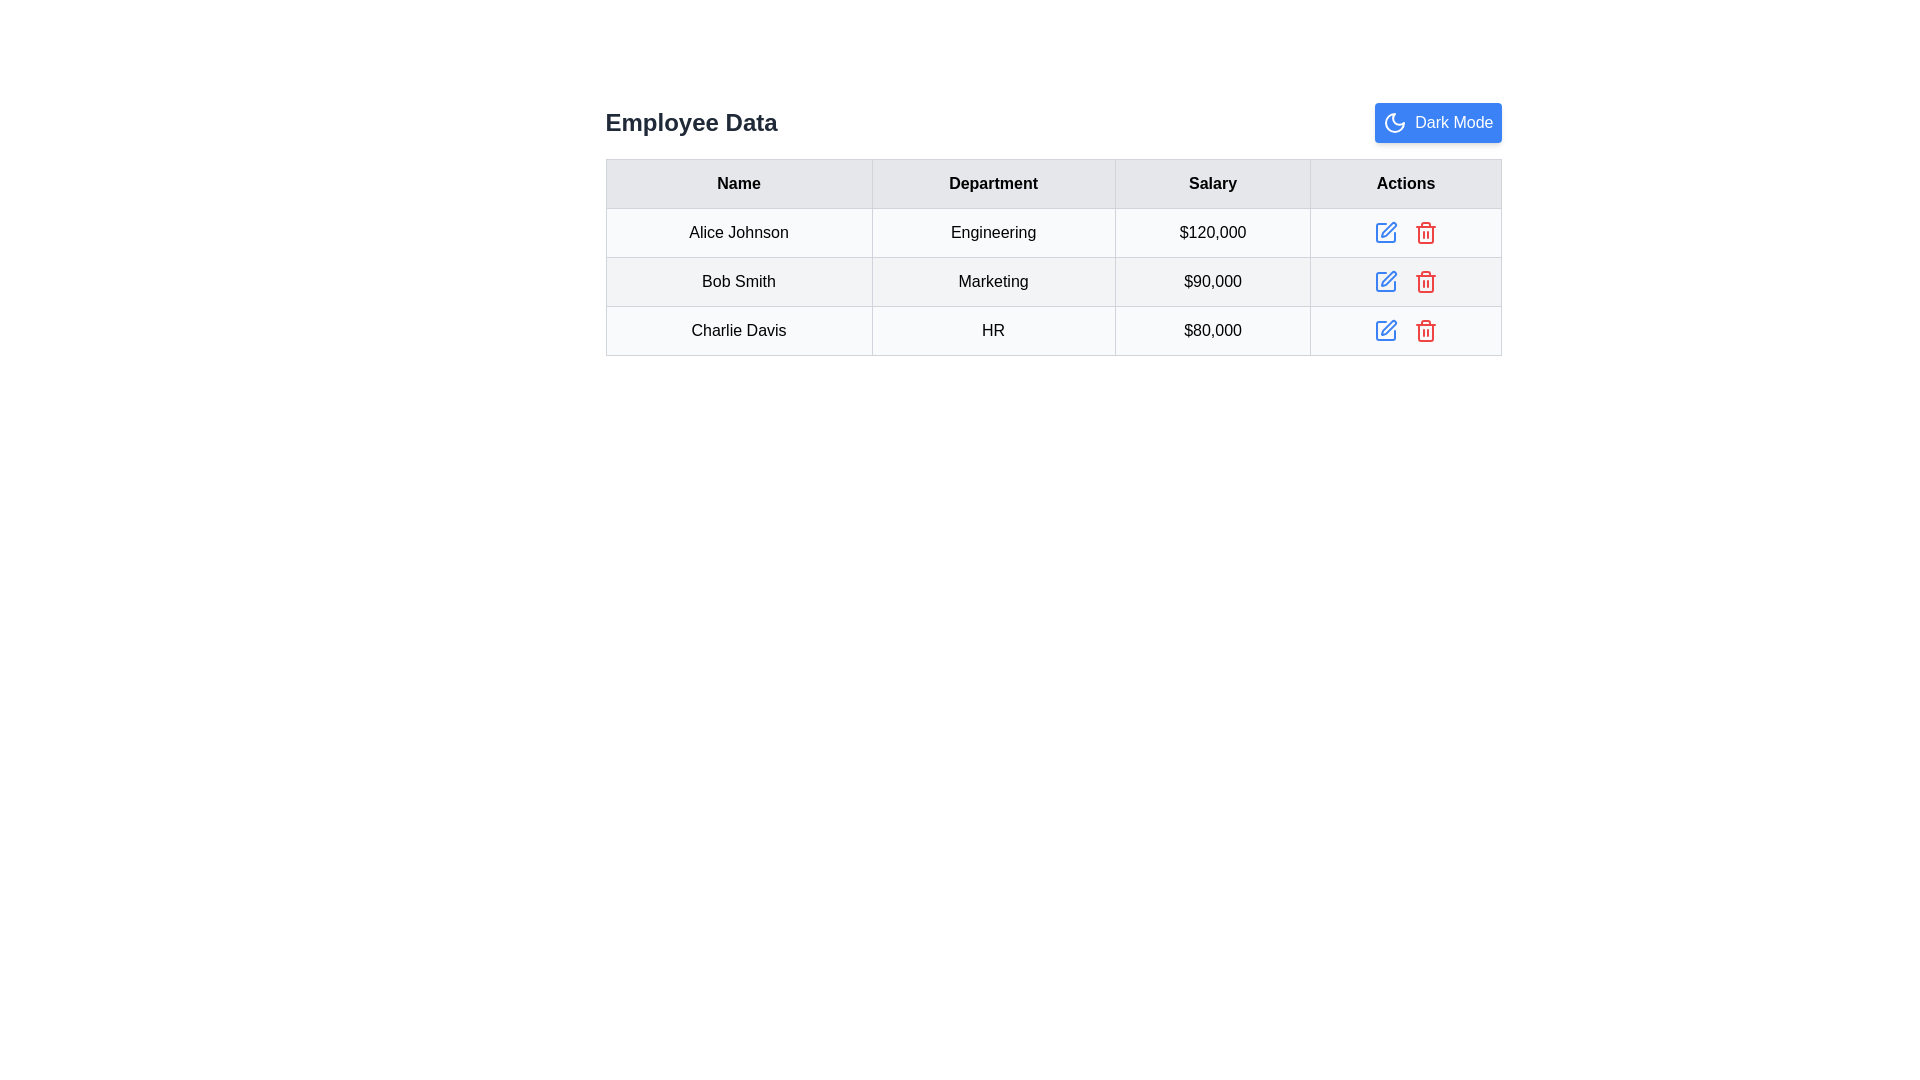 Image resolution: width=1920 pixels, height=1080 pixels. What do you see at coordinates (993, 330) in the screenshot?
I see `the Text Display element showing 'HR' in the Department column, third row, between 'Charlie Davis' and '$80,000'` at bounding box center [993, 330].